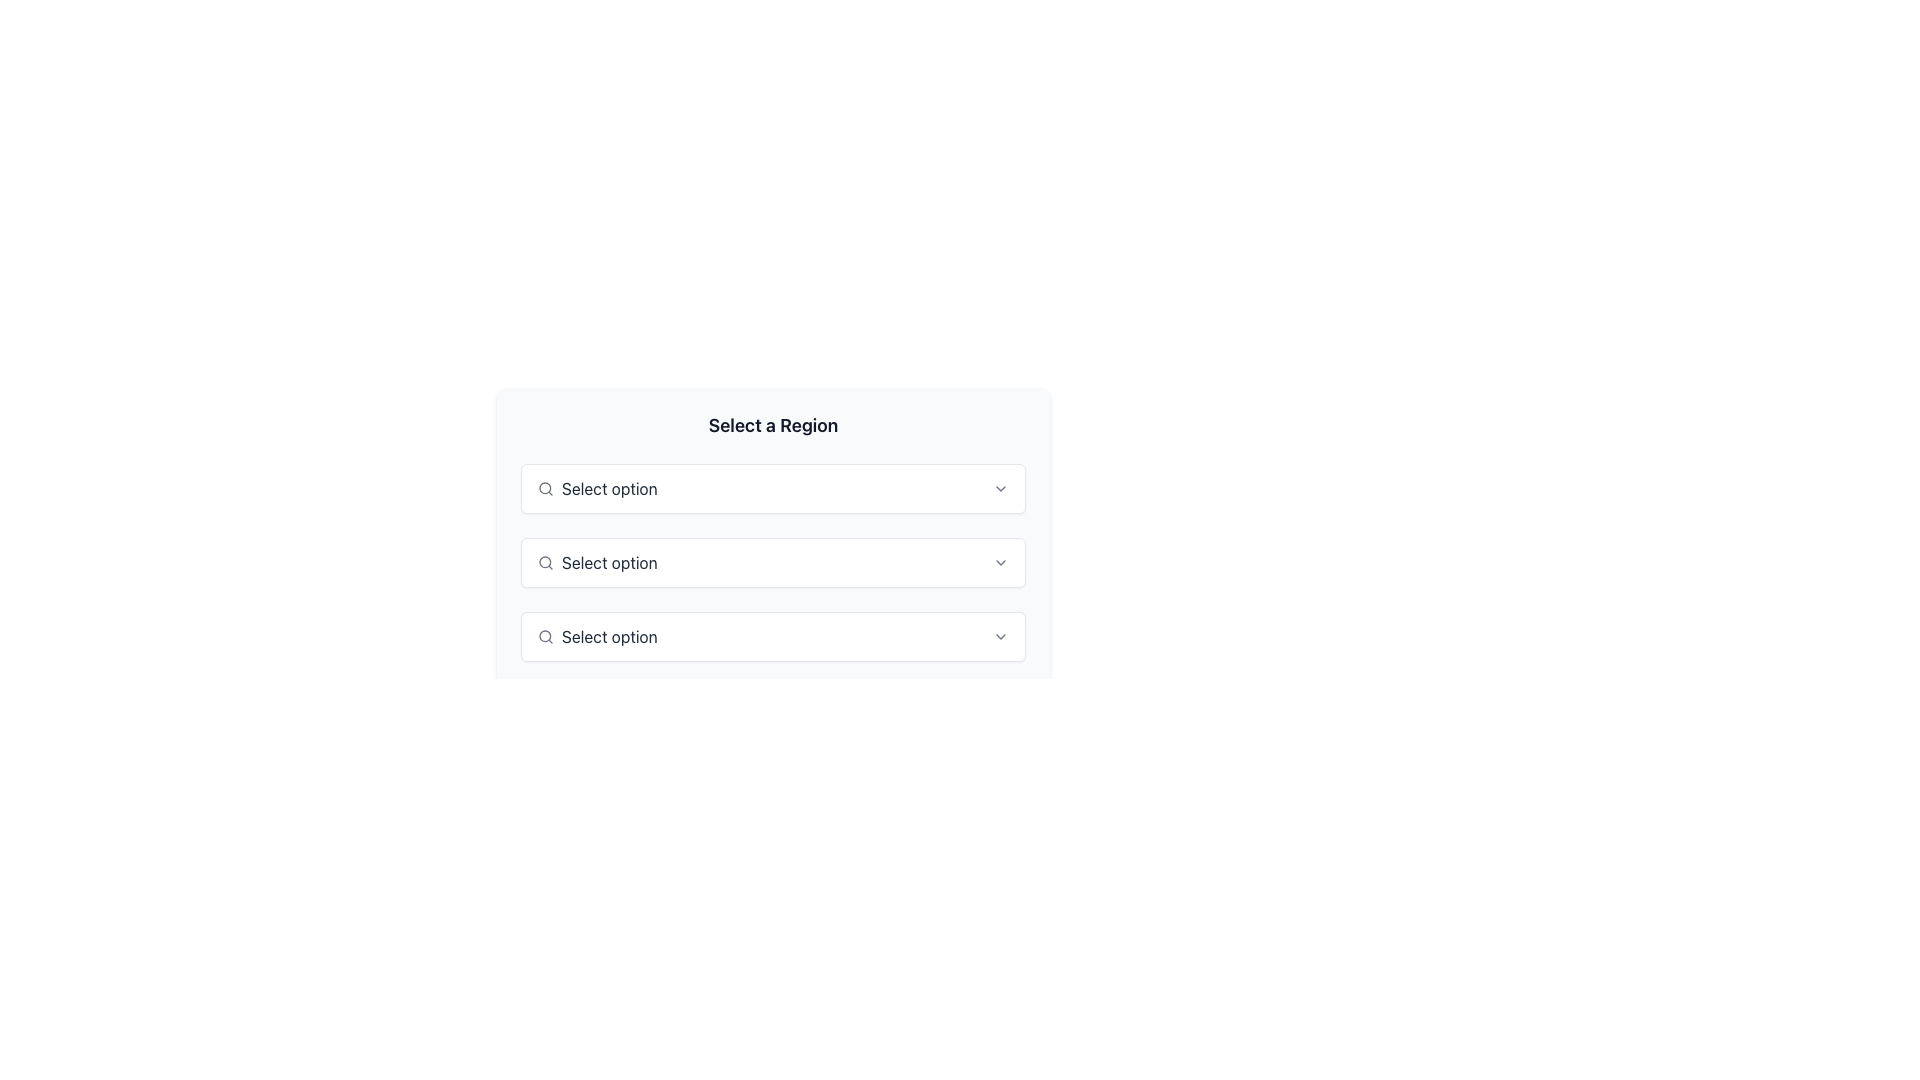 This screenshot has height=1080, width=1920. Describe the element at coordinates (546, 563) in the screenshot. I see `the search icon located to the left of the 'Select option' text in the middle option field of the second row in a vertical list of three select options` at that location.